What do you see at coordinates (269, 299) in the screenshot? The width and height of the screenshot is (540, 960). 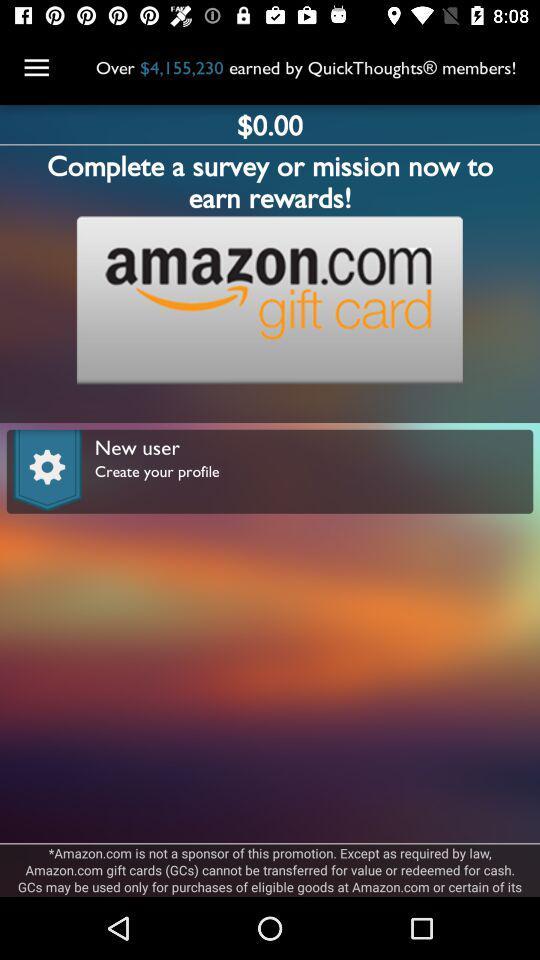 I see `amazon.com website` at bounding box center [269, 299].